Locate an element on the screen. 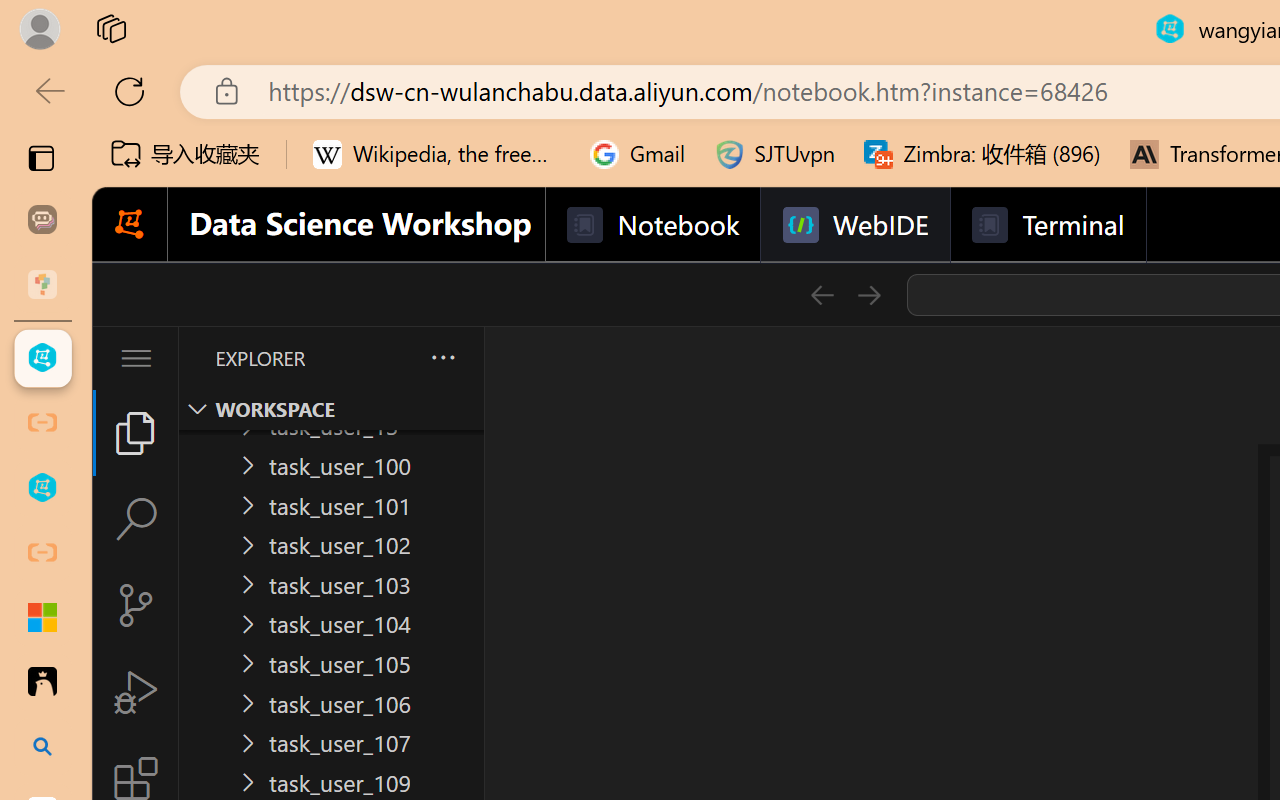 The width and height of the screenshot is (1280, 800). 'Go Back (Alt+LeftArrow)' is located at coordinates (821, 294).